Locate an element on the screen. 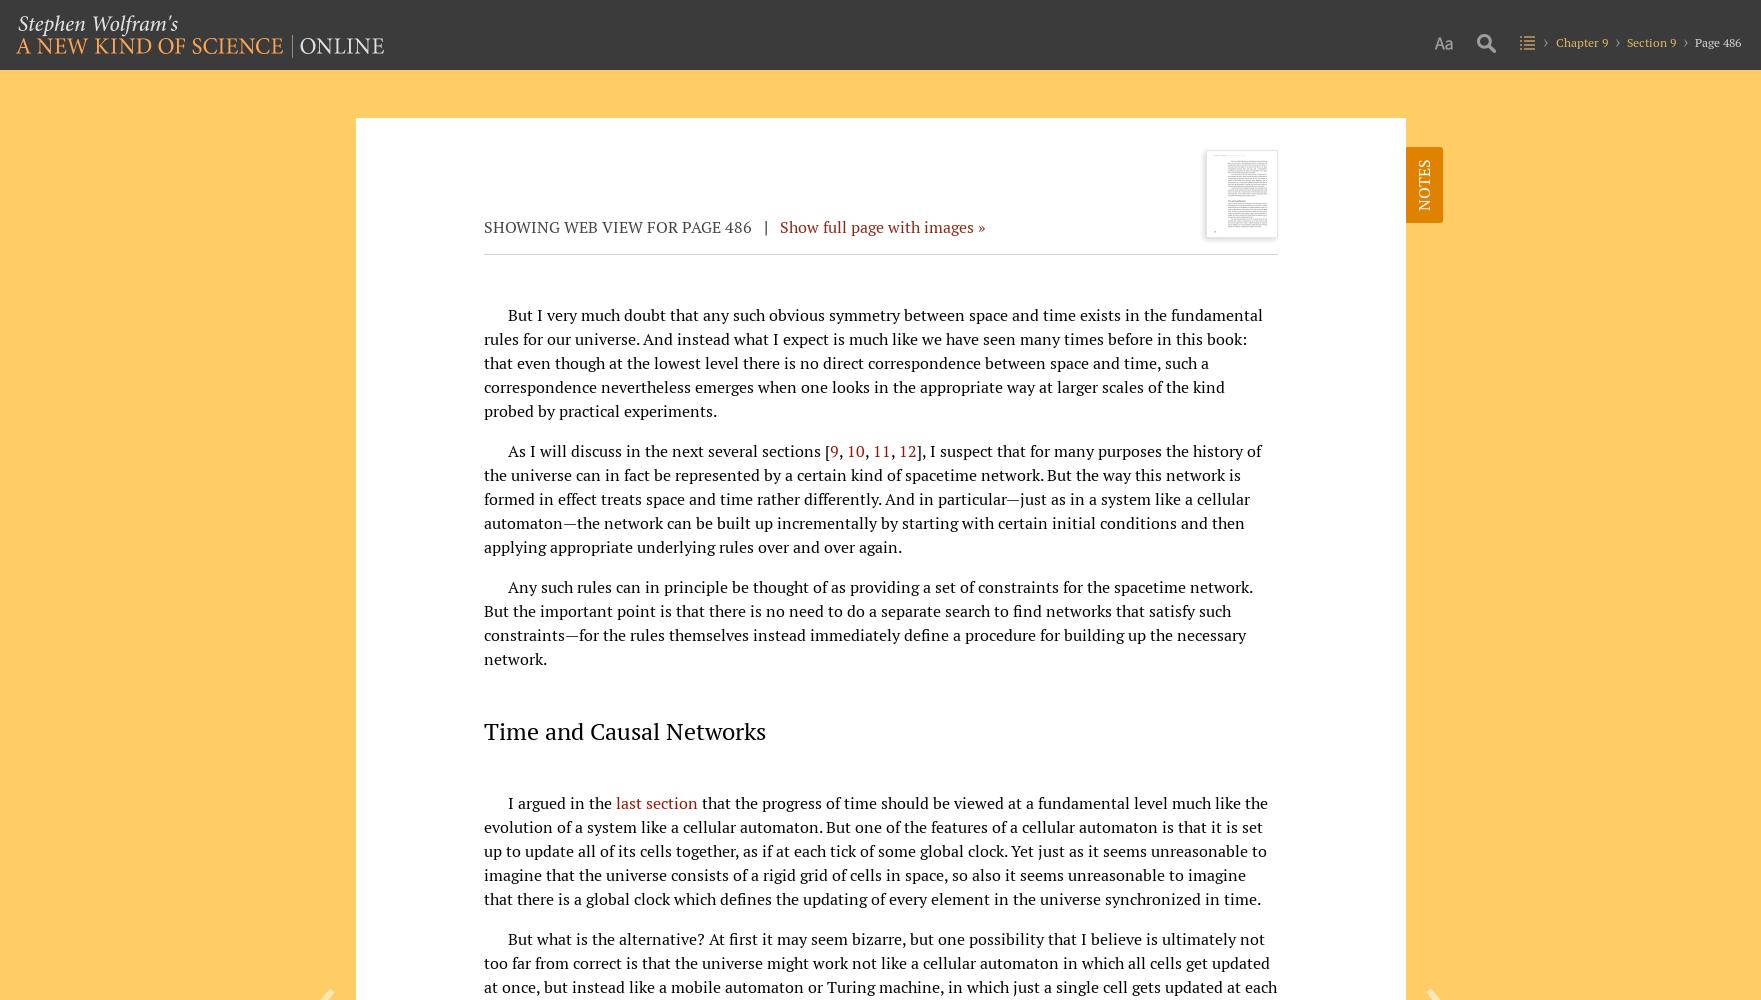 The width and height of the screenshot is (1761, 1000). 'Section 9' is located at coordinates (1649, 42).